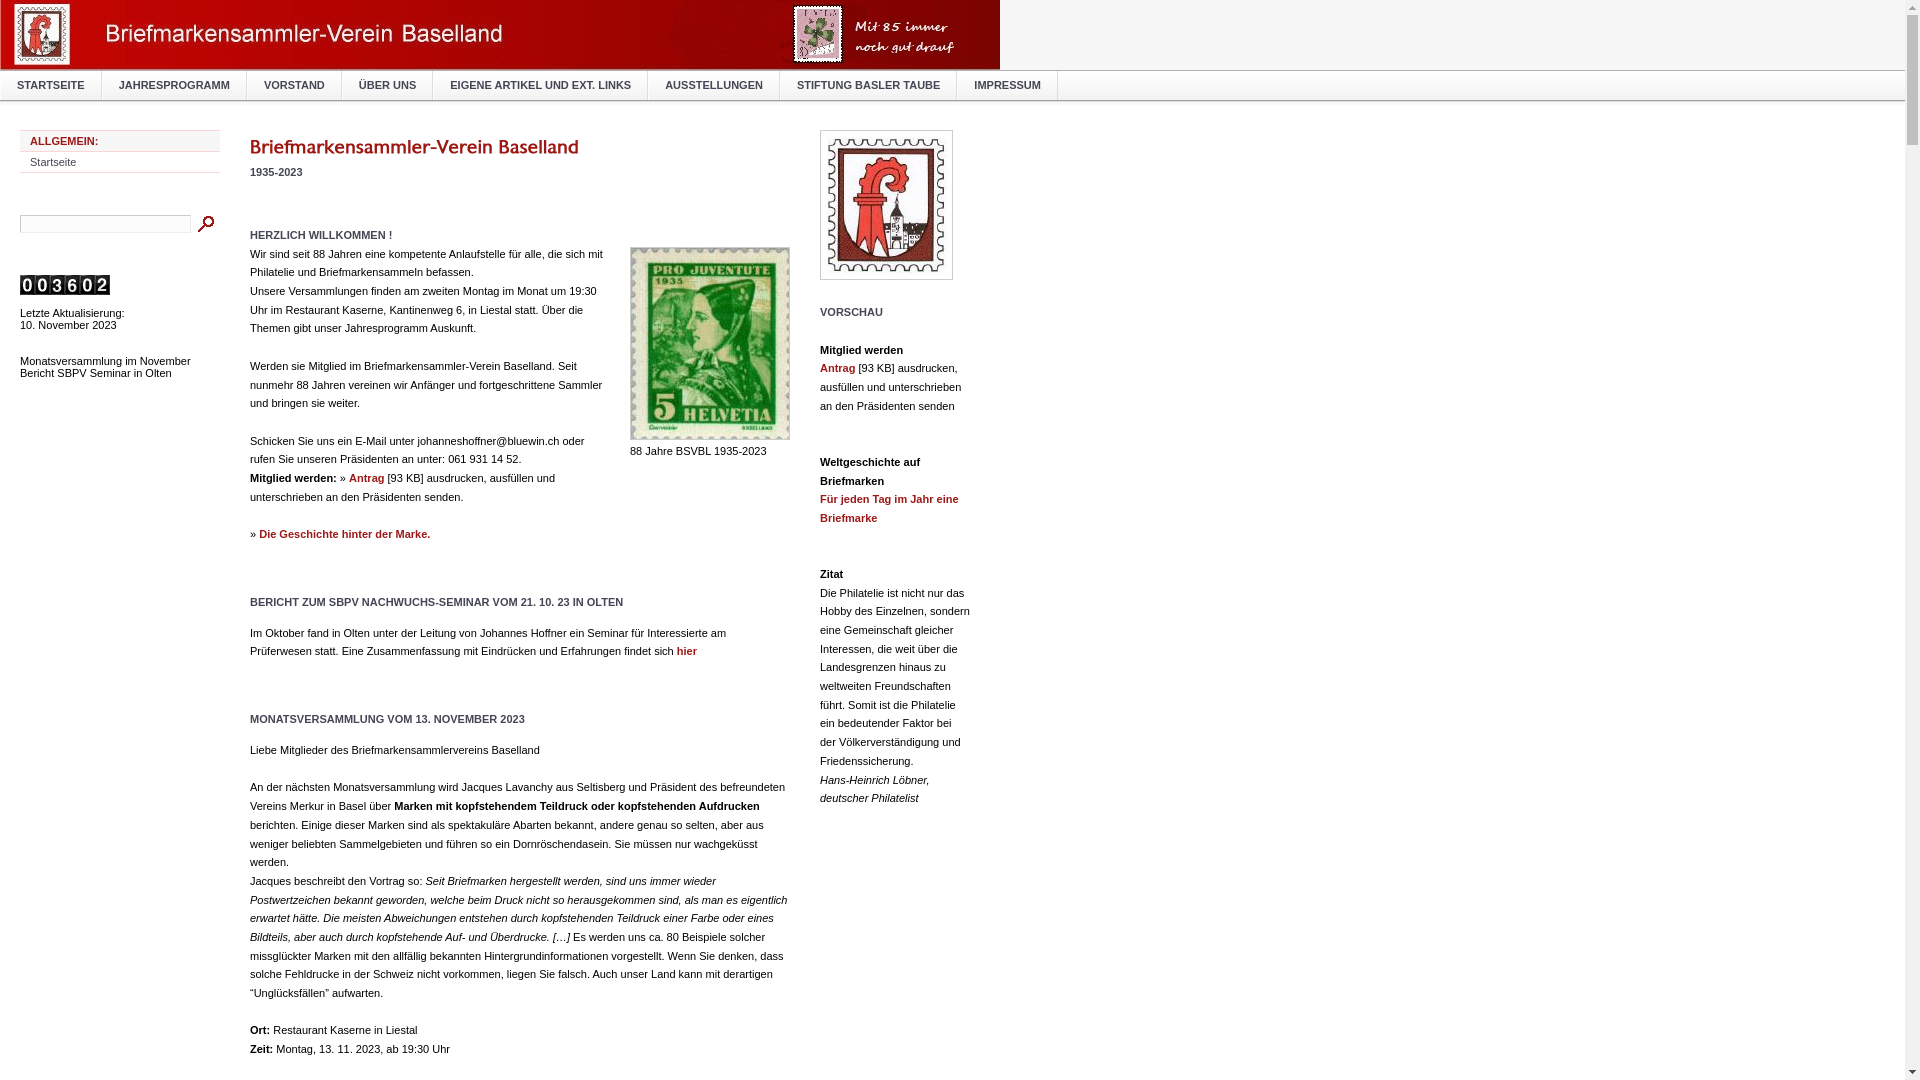  Describe the element at coordinates (714, 84) in the screenshot. I see `'AUSSTELLUNGEN'` at that location.